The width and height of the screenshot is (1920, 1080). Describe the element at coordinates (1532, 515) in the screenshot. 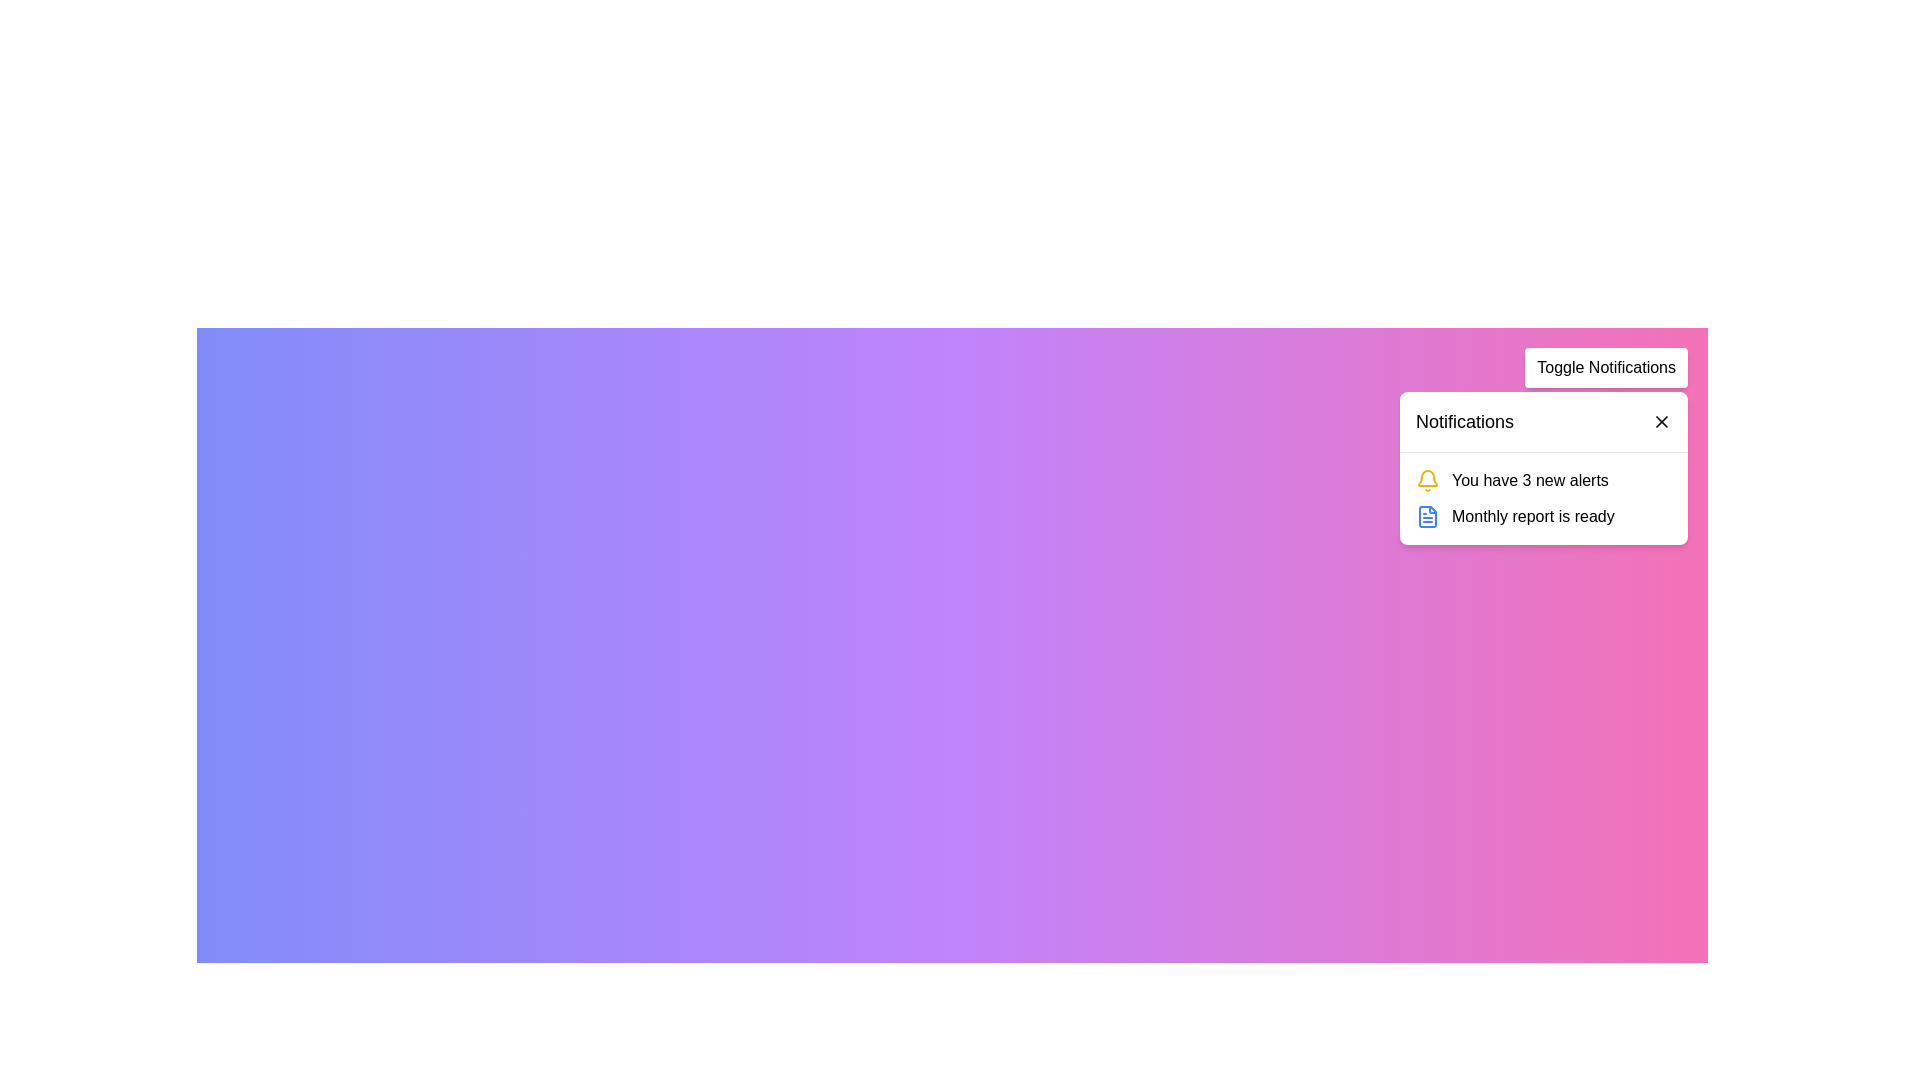

I see `the informative text label indicating the availability of a monthly report in the Notifications popup, located below 'You have 3 new alerts'` at that location.